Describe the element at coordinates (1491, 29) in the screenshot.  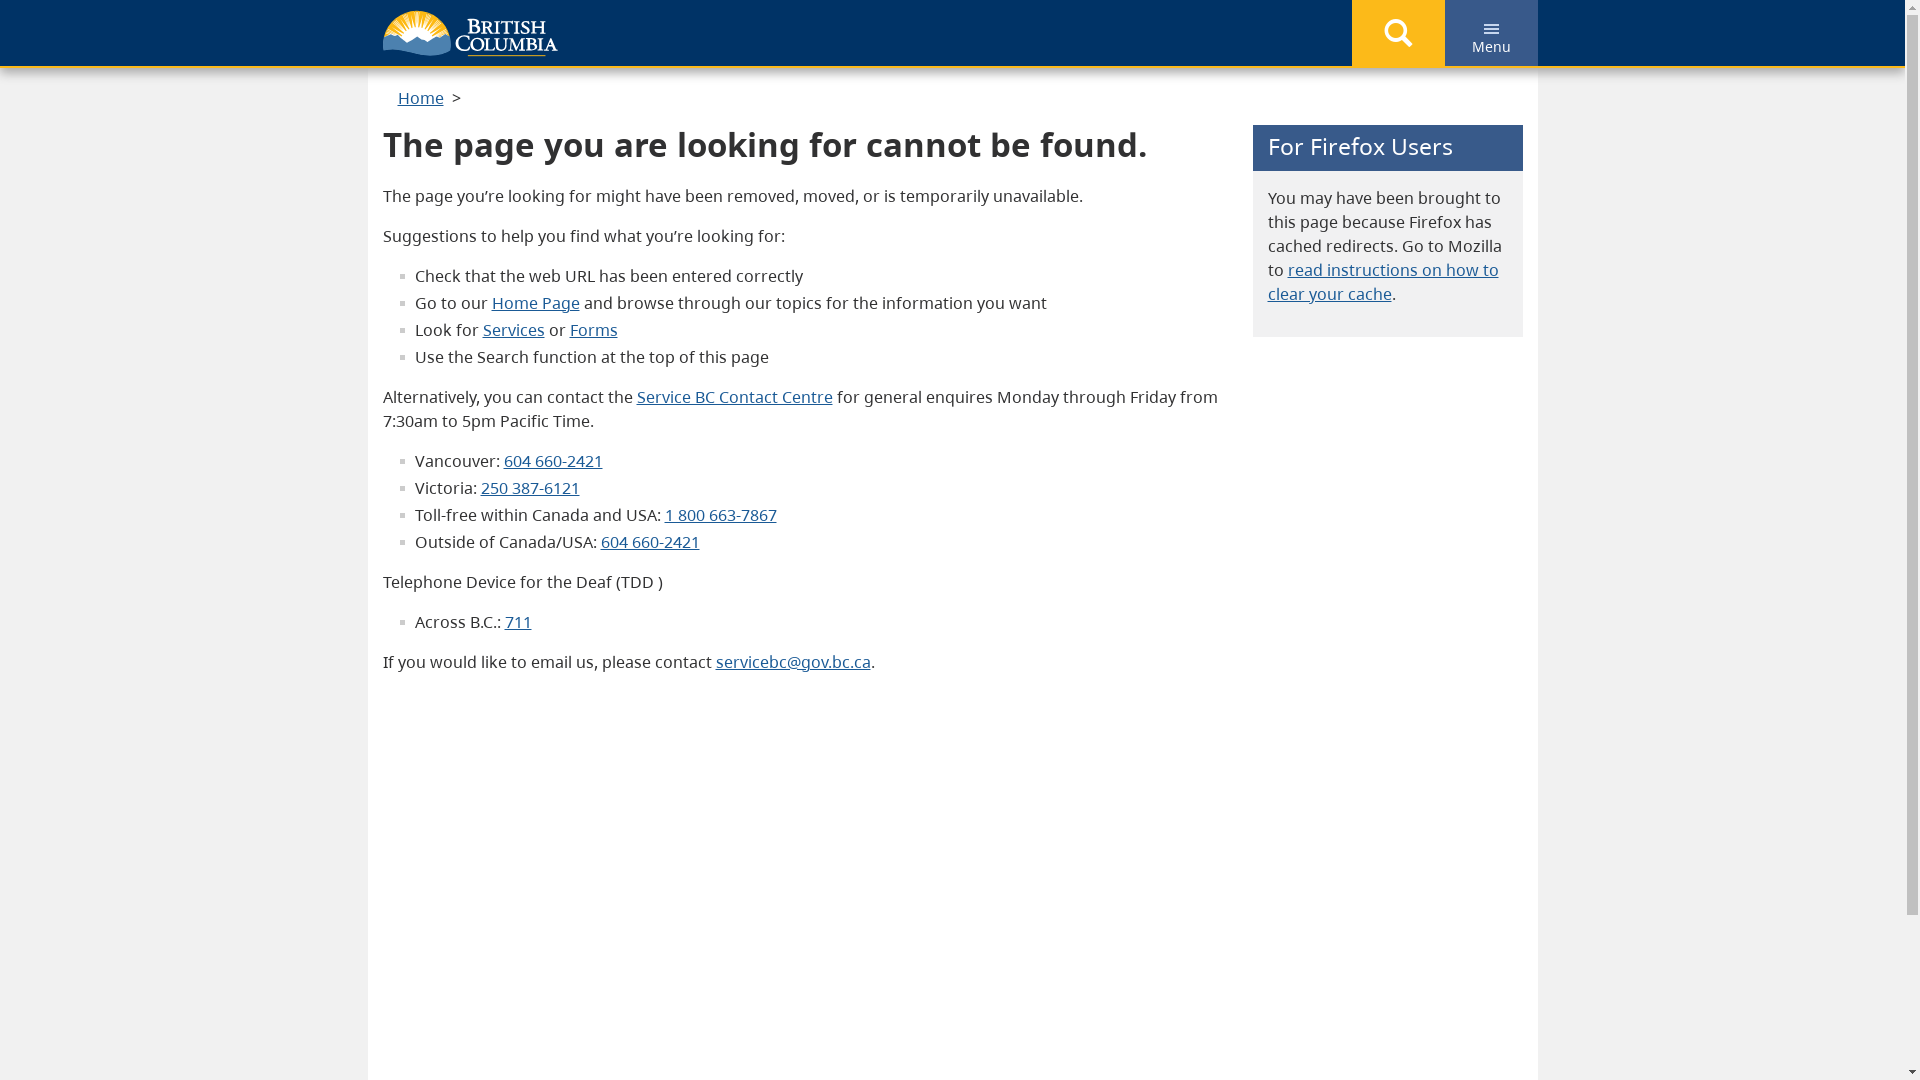
I see `'Menu'` at that location.